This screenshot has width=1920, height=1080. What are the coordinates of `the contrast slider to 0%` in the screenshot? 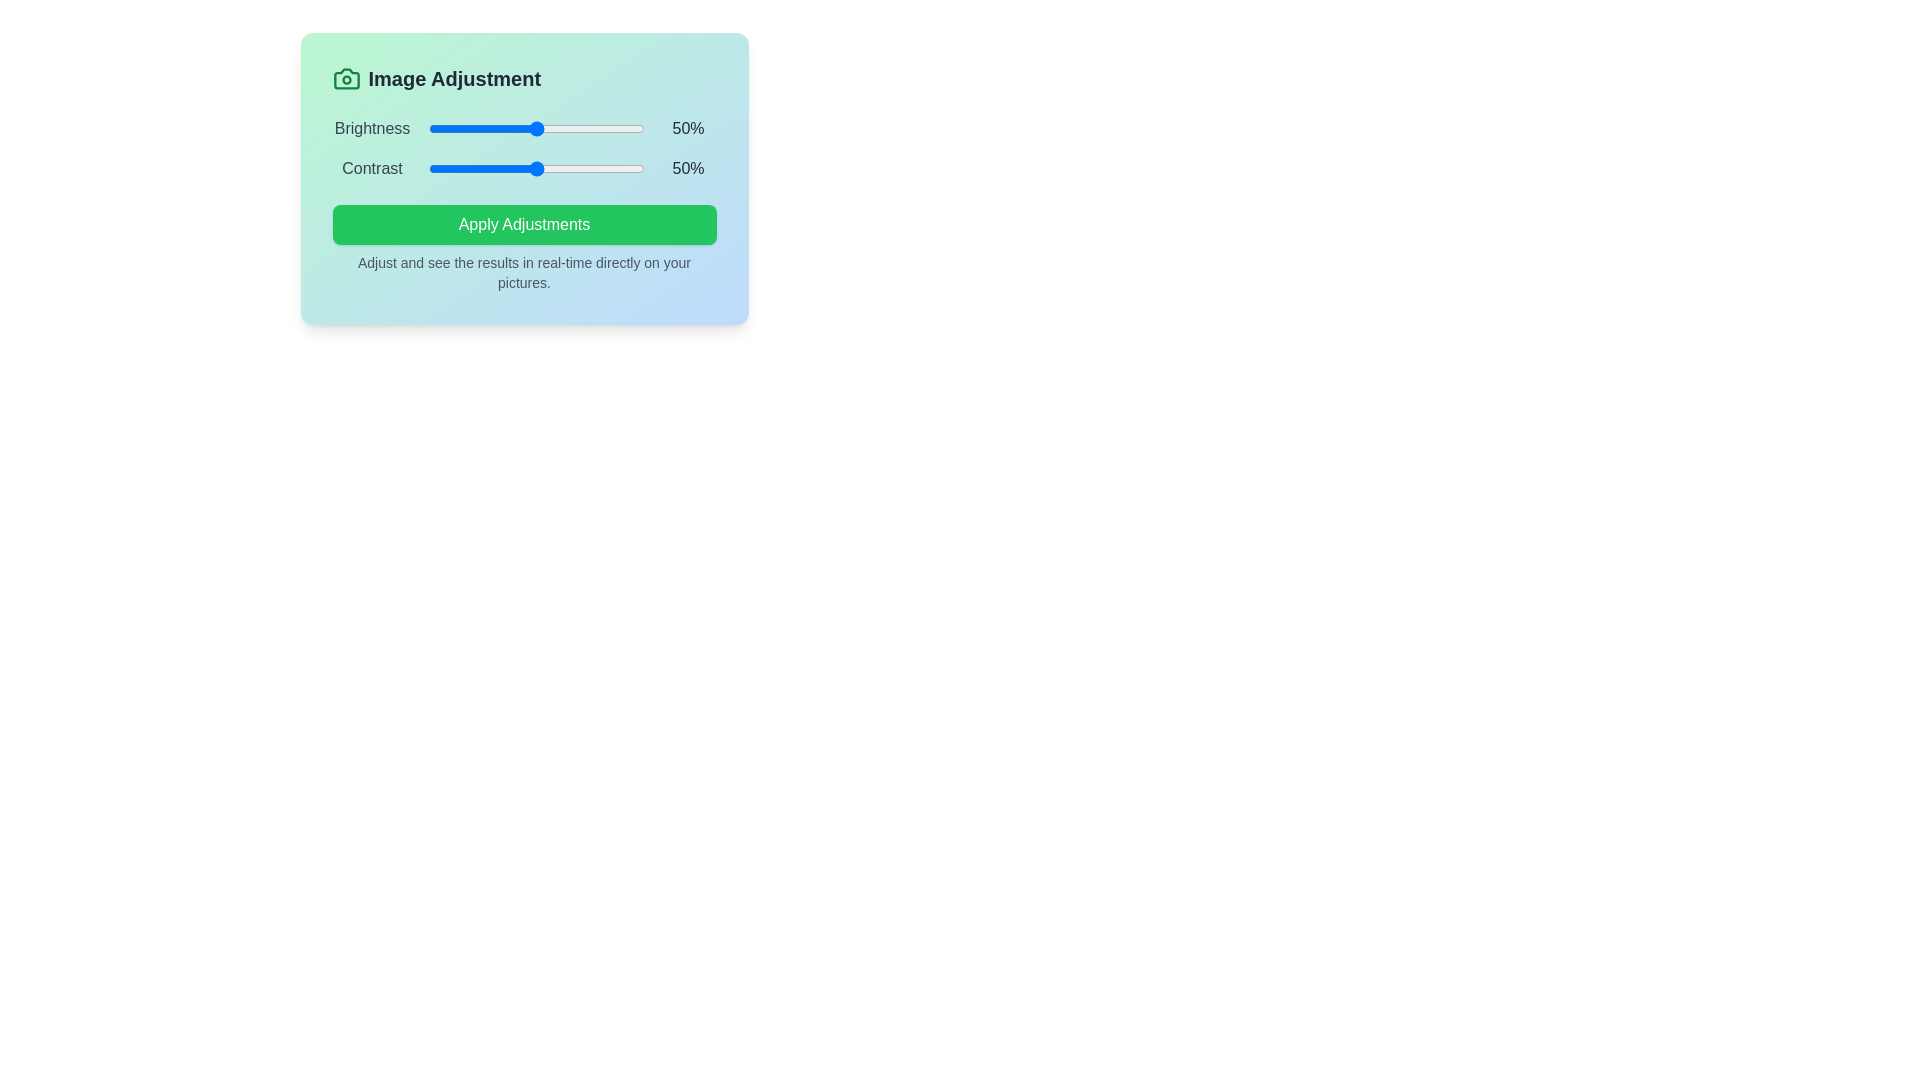 It's located at (427, 168).